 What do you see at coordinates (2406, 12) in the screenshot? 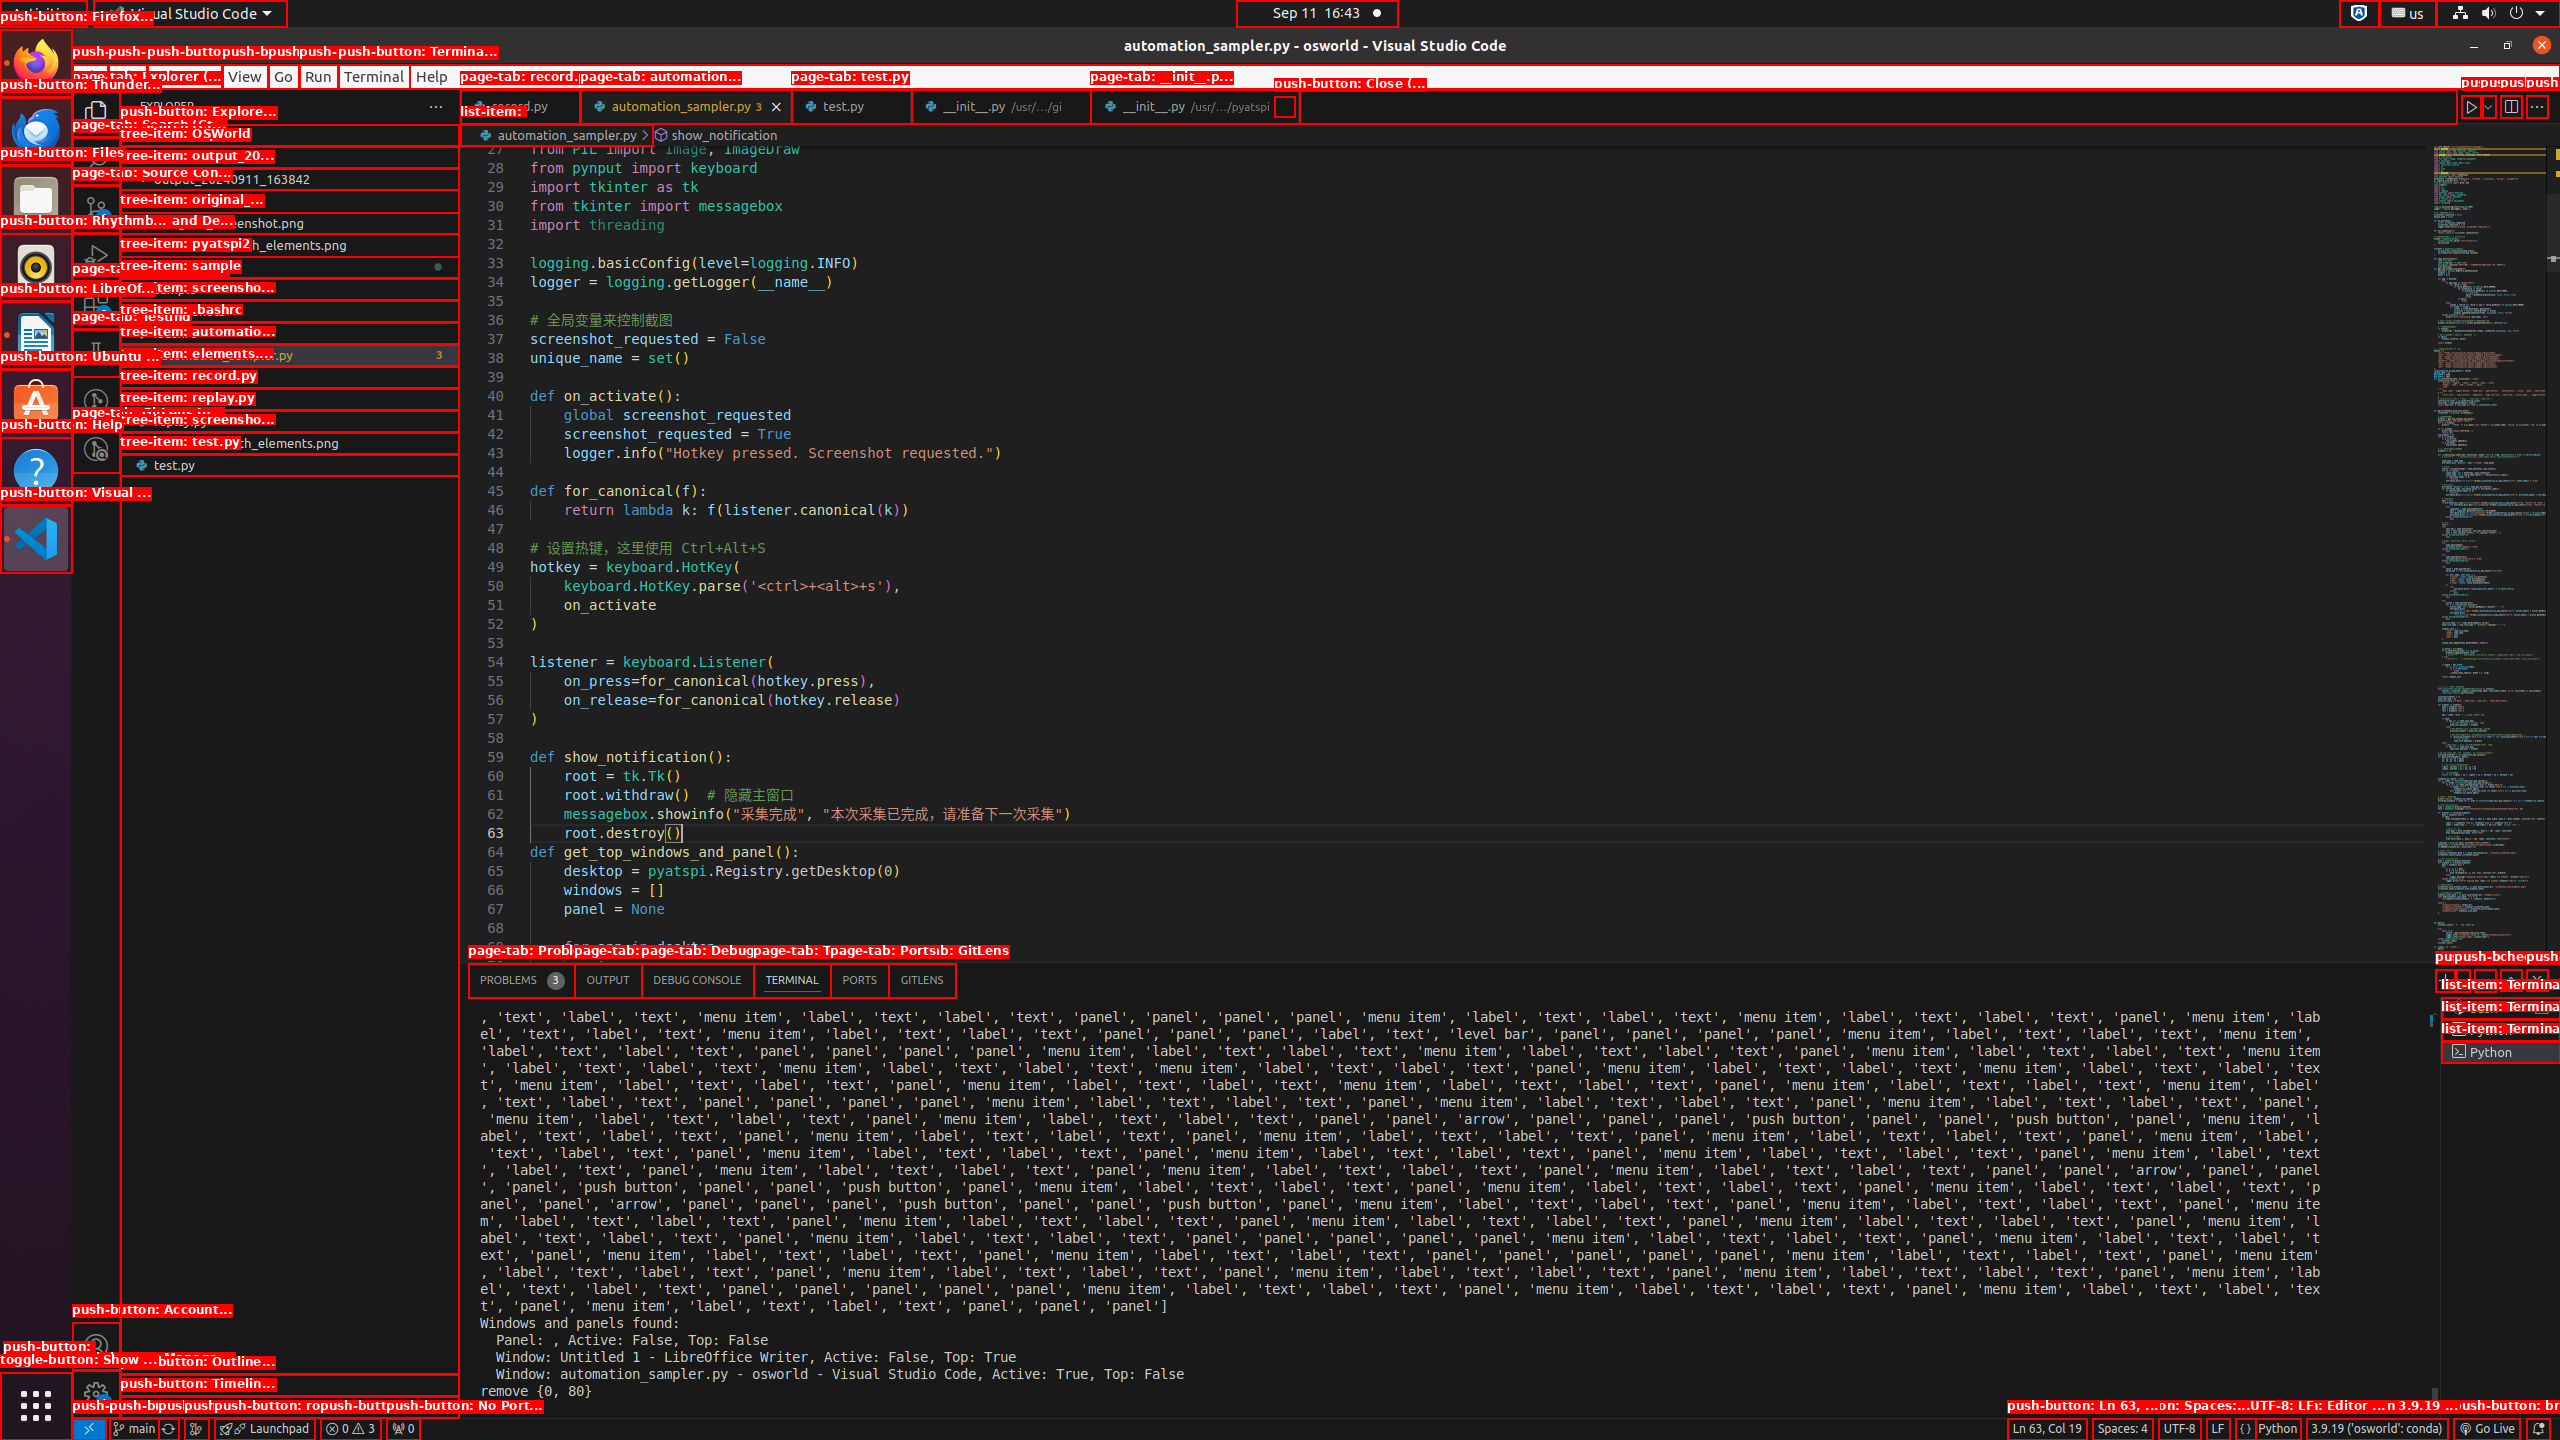
I see `':1.21/StatusNotifierItem'` at bounding box center [2406, 12].